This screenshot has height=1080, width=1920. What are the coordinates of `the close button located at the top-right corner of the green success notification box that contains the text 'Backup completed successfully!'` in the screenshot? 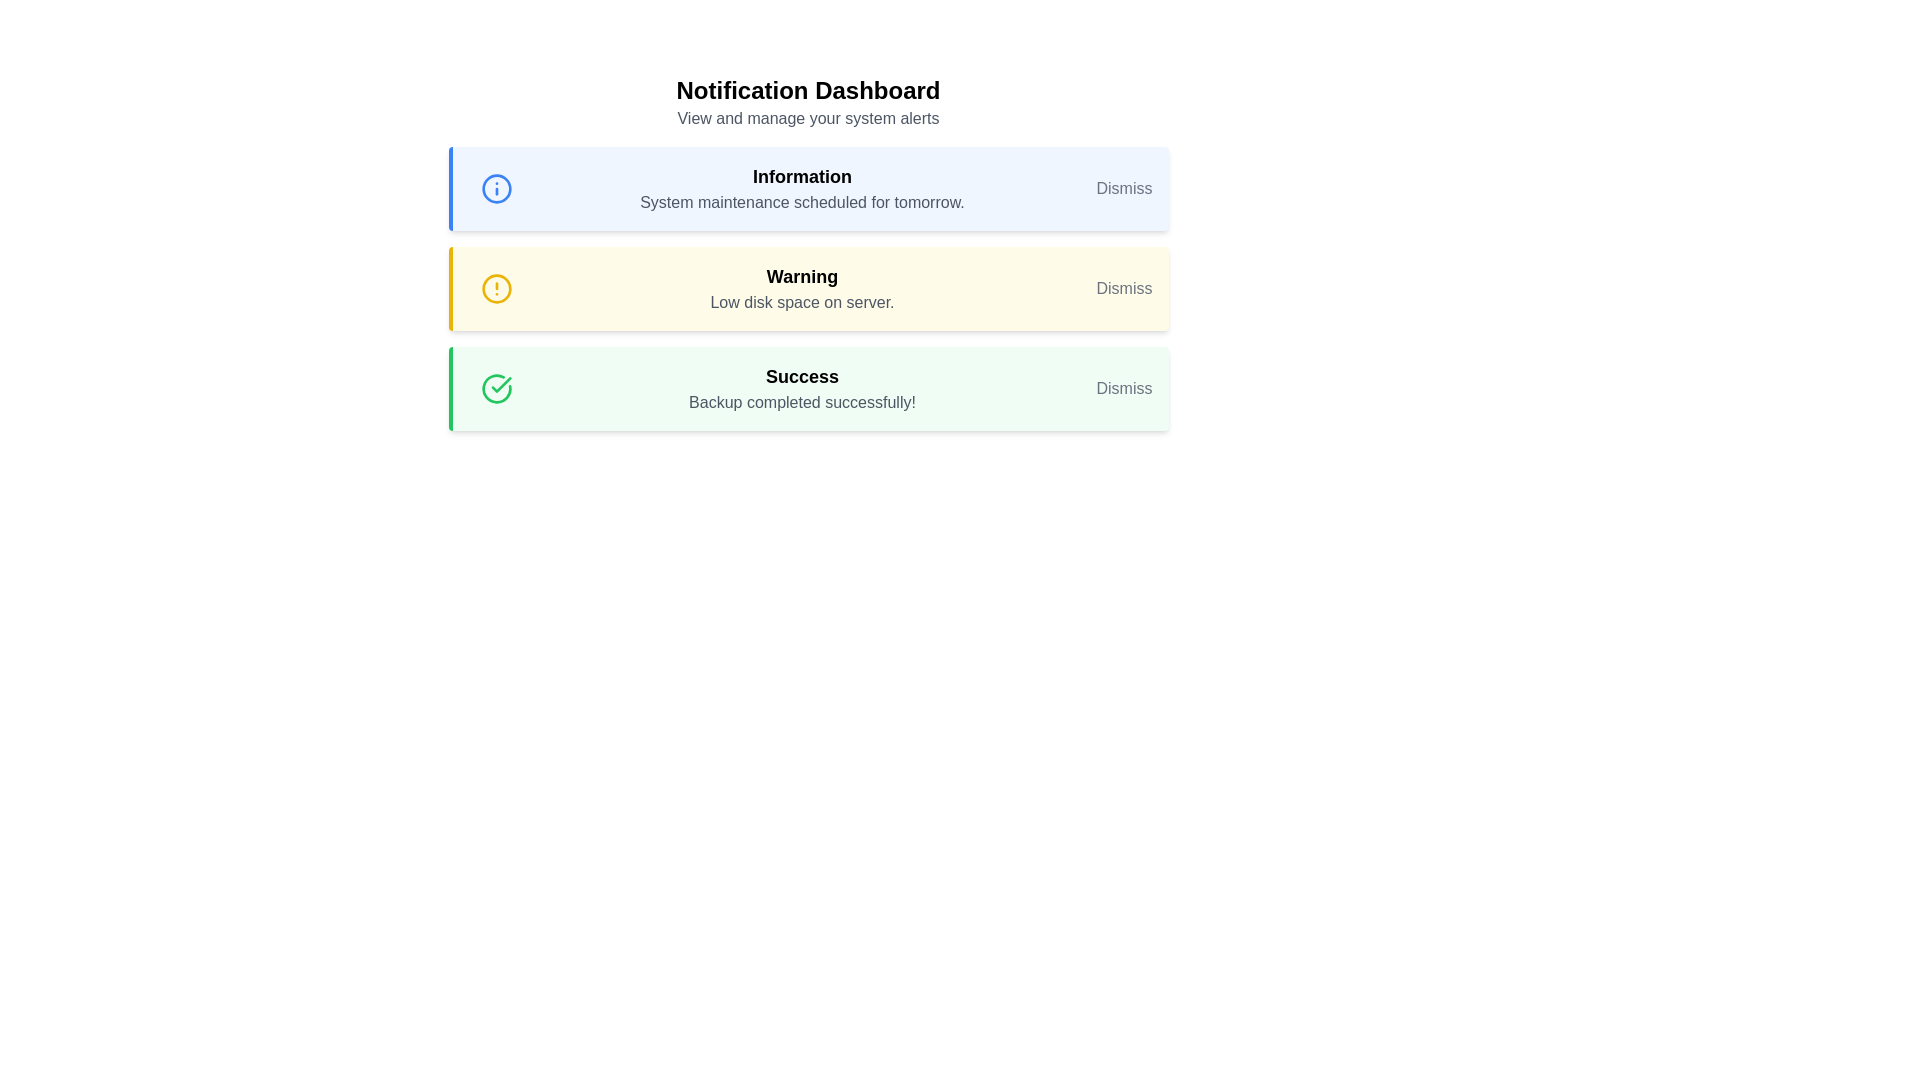 It's located at (1124, 389).